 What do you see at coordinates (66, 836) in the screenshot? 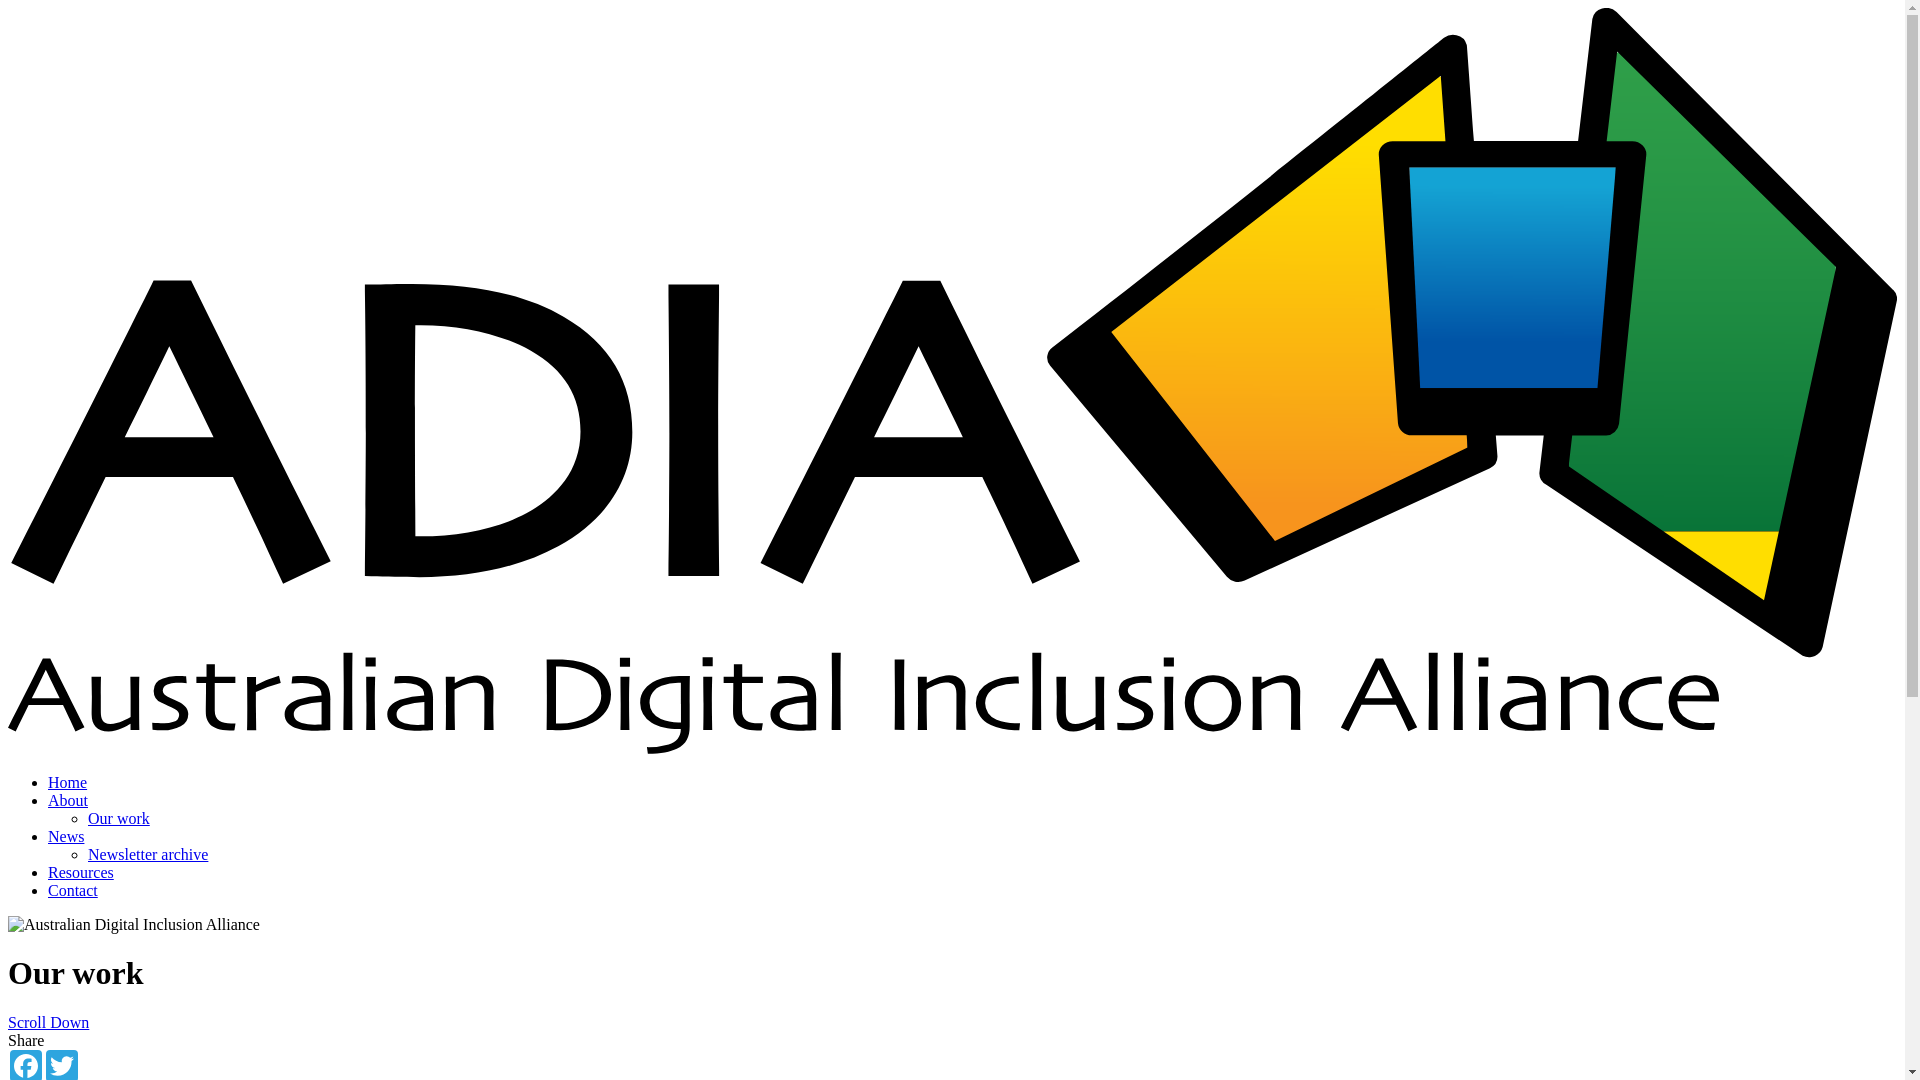
I see `'News'` at bounding box center [66, 836].